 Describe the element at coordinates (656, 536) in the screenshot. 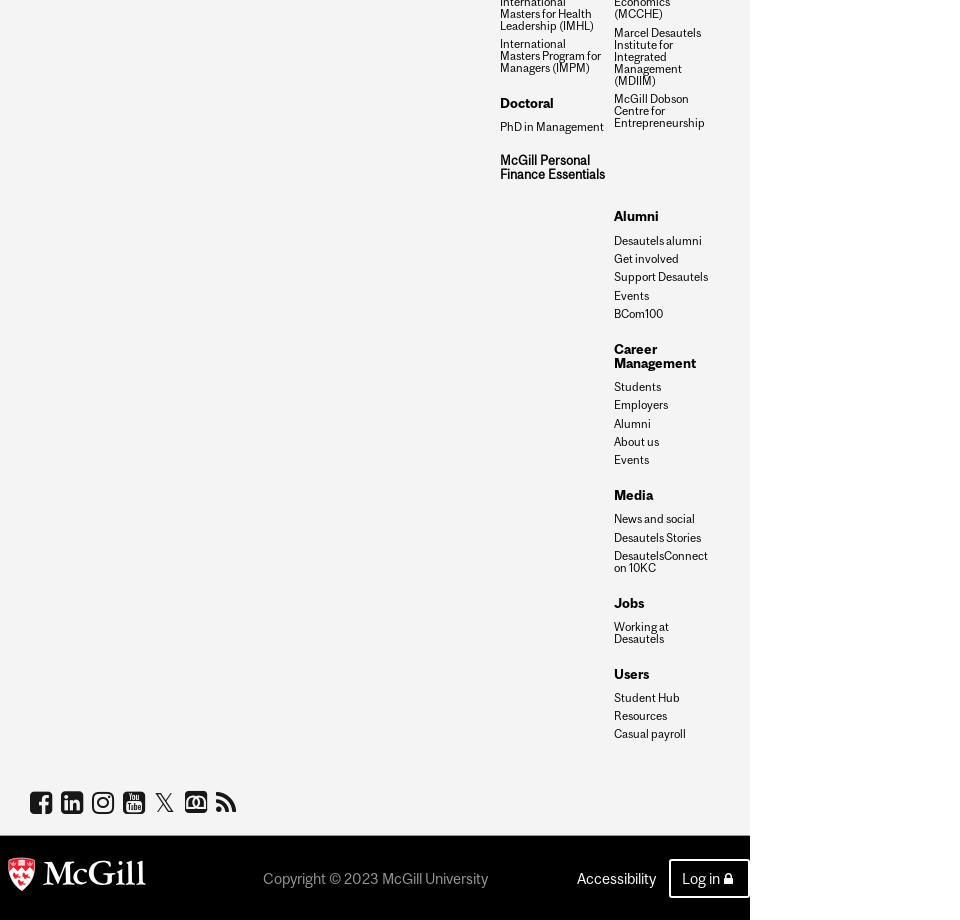

I see `'Desautels Stories'` at that location.